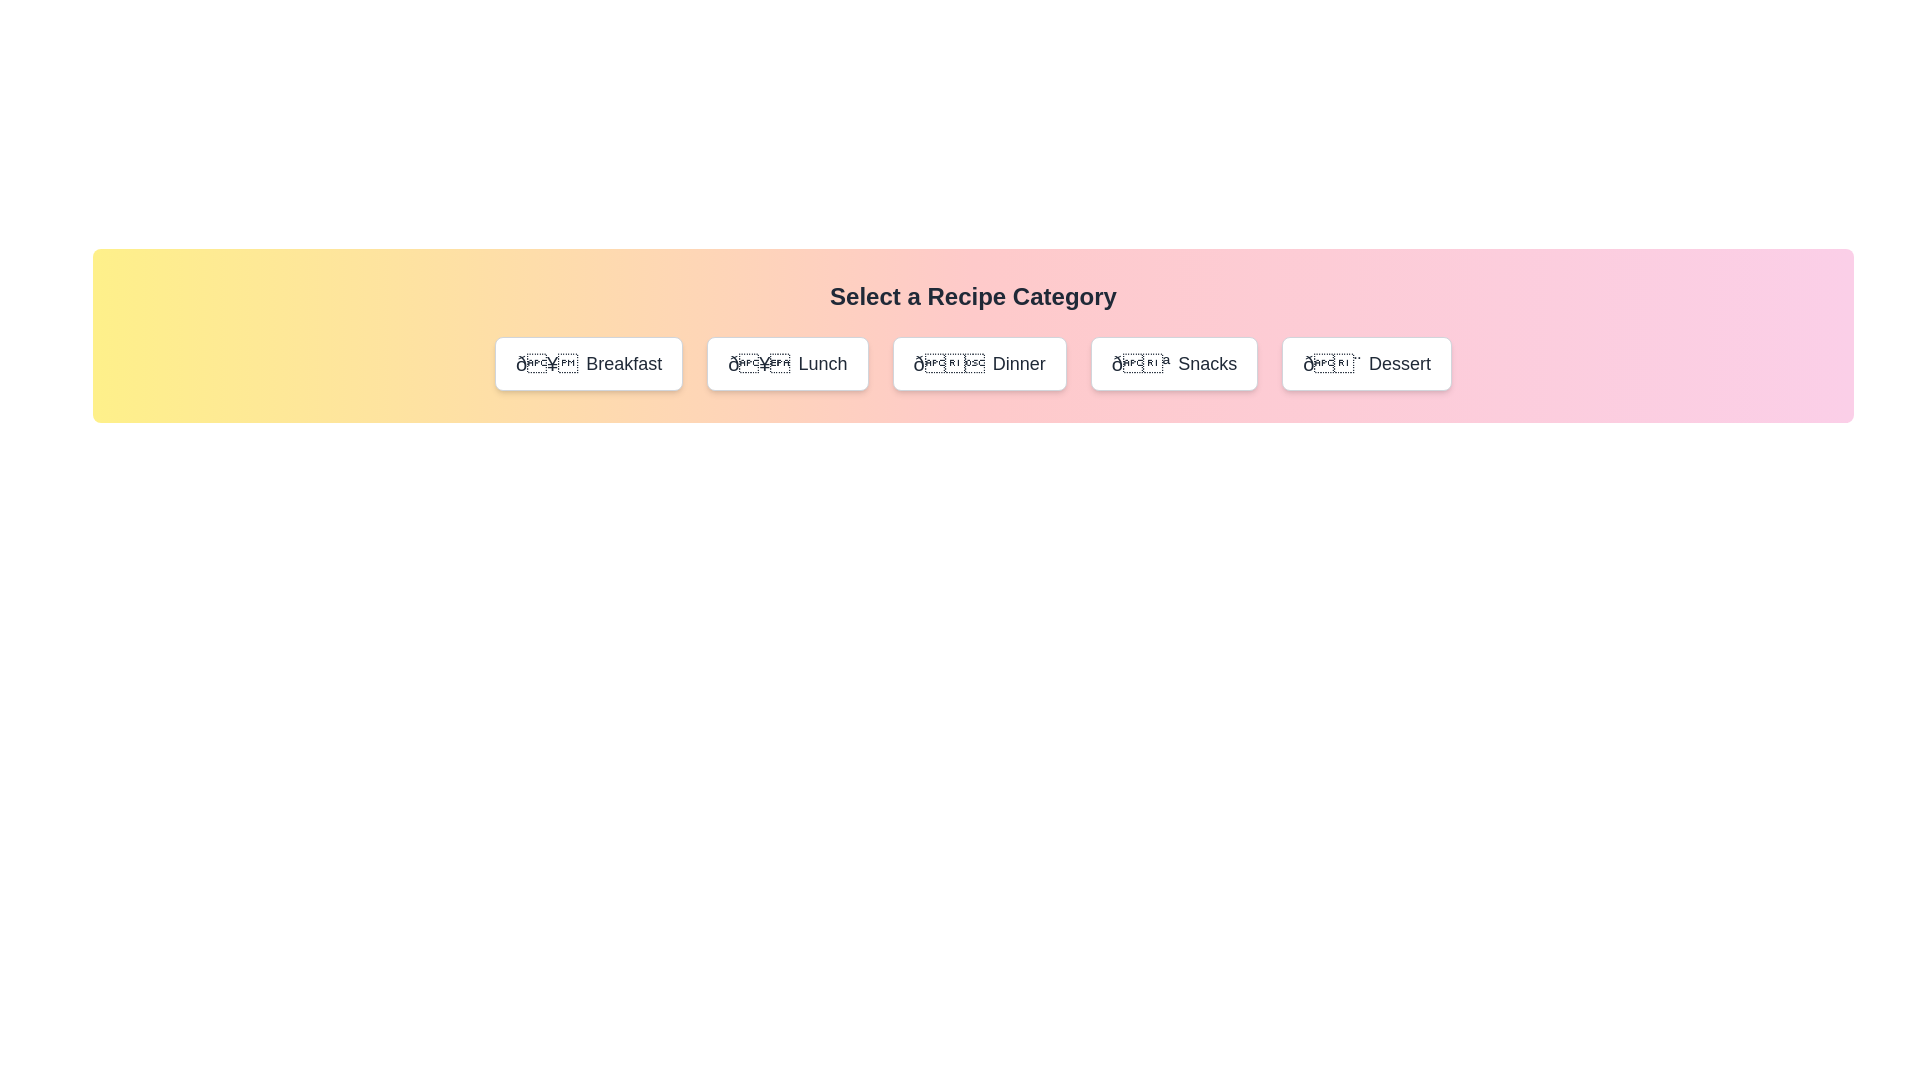 Image resolution: width=1920 pixels, height=1080 pixels. What do you see at coordinates (979, 363) in the screenshot?
I see `the category Dinner and read the displayed name` at bounding box center [979, 363].